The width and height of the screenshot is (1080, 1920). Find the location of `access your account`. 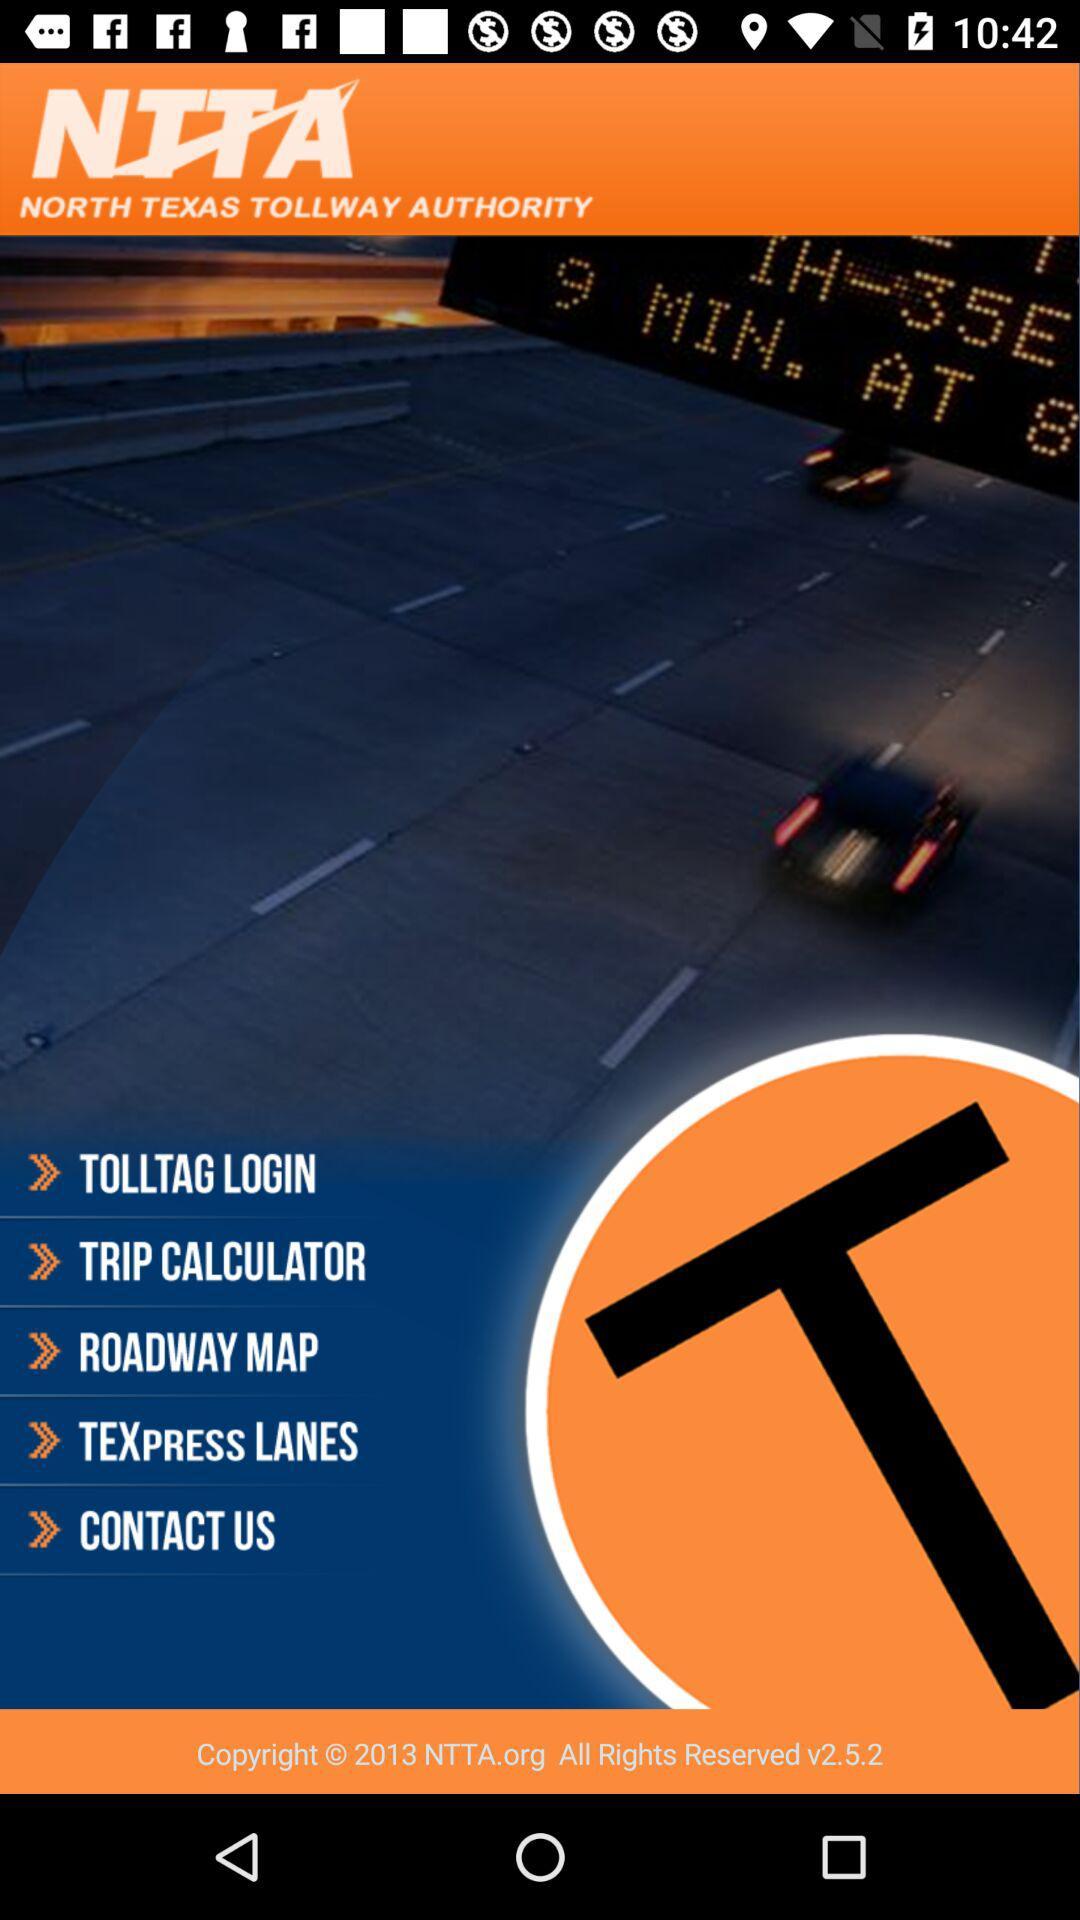

access your account is located at coordinates (194, 1176).